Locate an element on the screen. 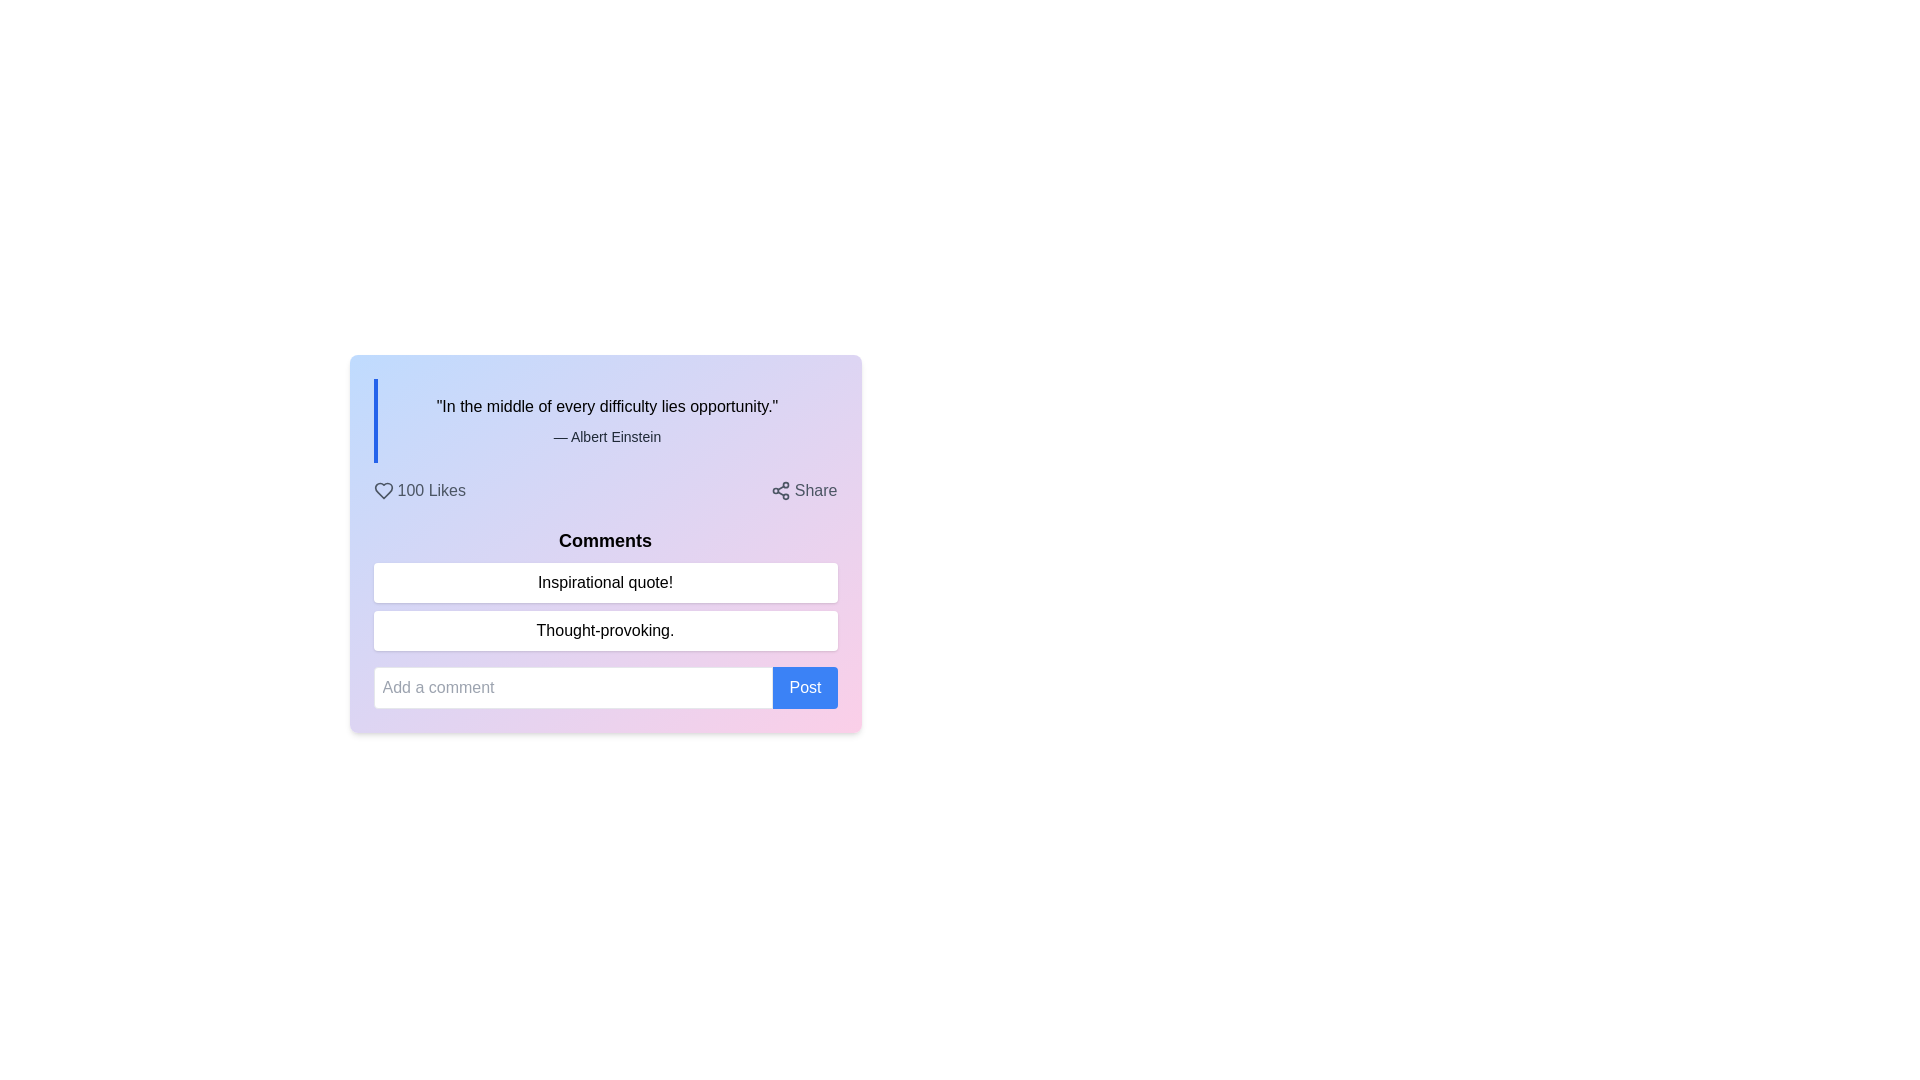  the blue 'Post' button with white text is located at coordinates (805, 686).